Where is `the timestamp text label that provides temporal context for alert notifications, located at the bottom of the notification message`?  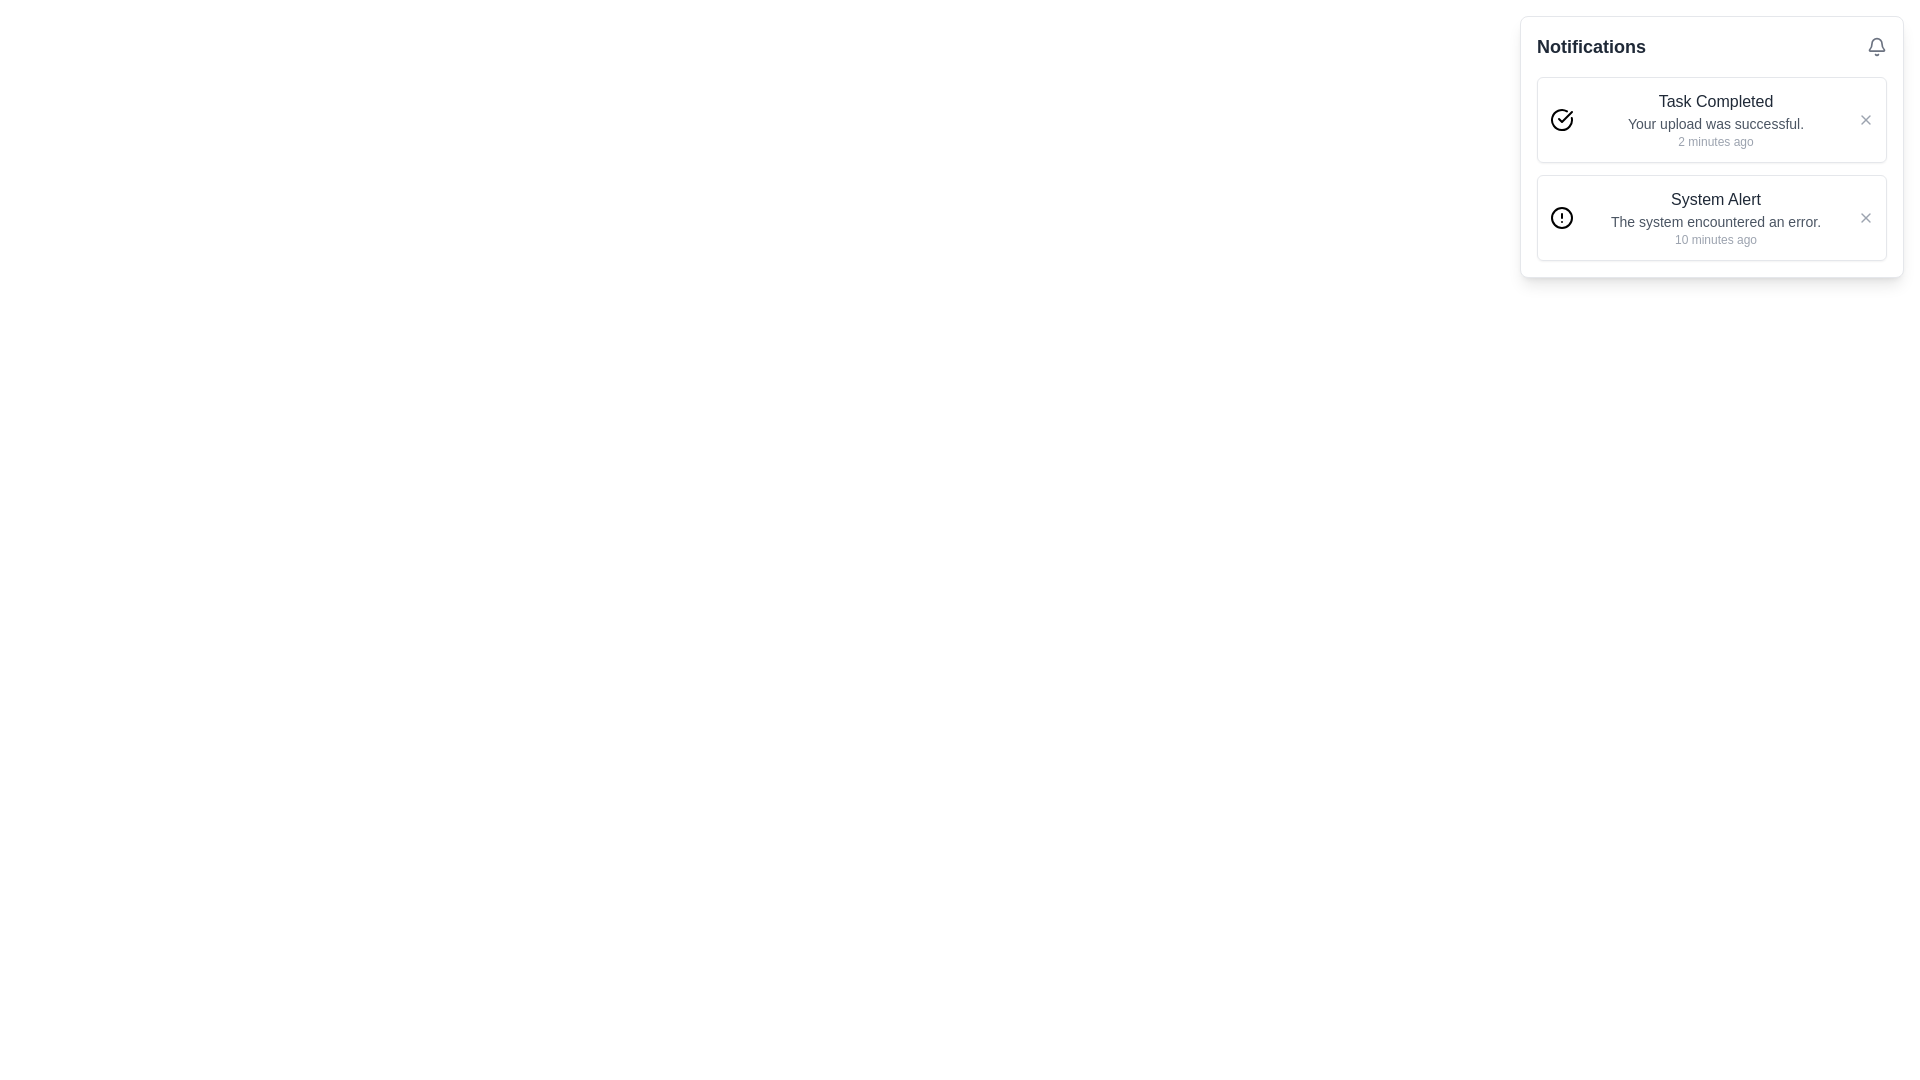
the timestamp text label that provides temporal context for alert notifications, located at the bottom of the notification message is located at coordinates (1715, 238).